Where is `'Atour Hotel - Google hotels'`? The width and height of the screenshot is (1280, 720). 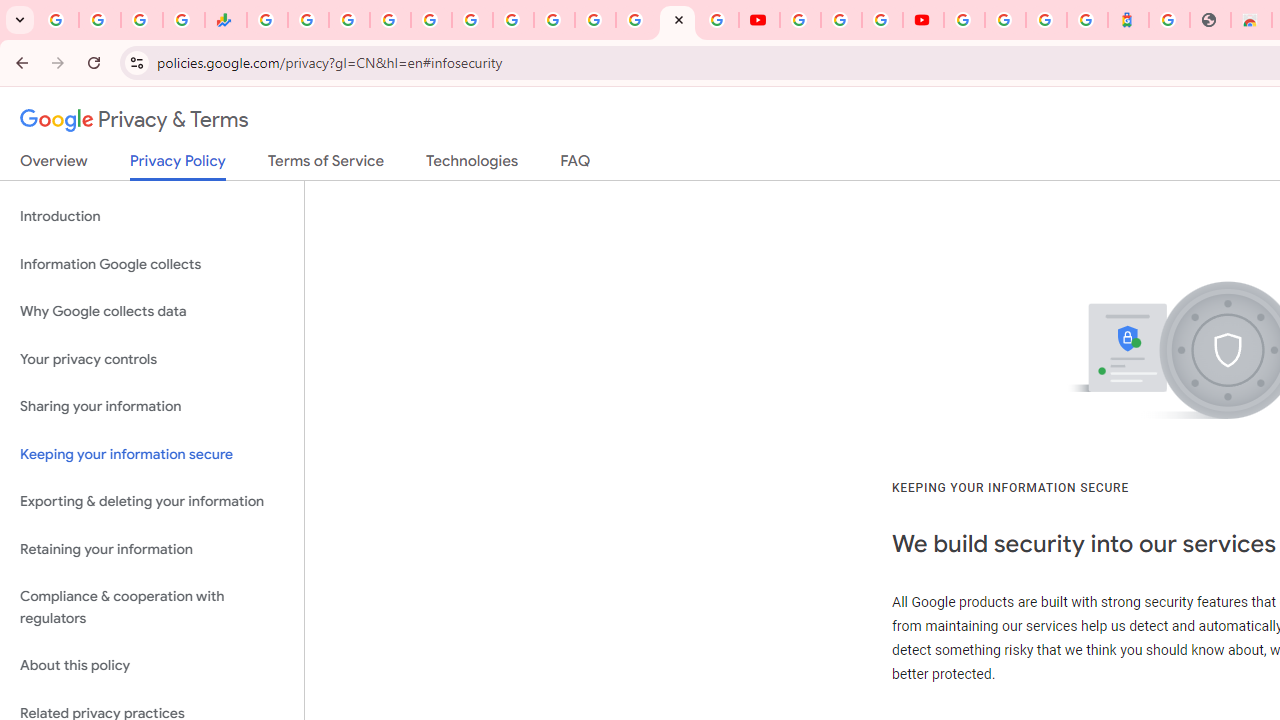
'Atour Hotel - Google hotels' is located at coordinates (1128, 20).